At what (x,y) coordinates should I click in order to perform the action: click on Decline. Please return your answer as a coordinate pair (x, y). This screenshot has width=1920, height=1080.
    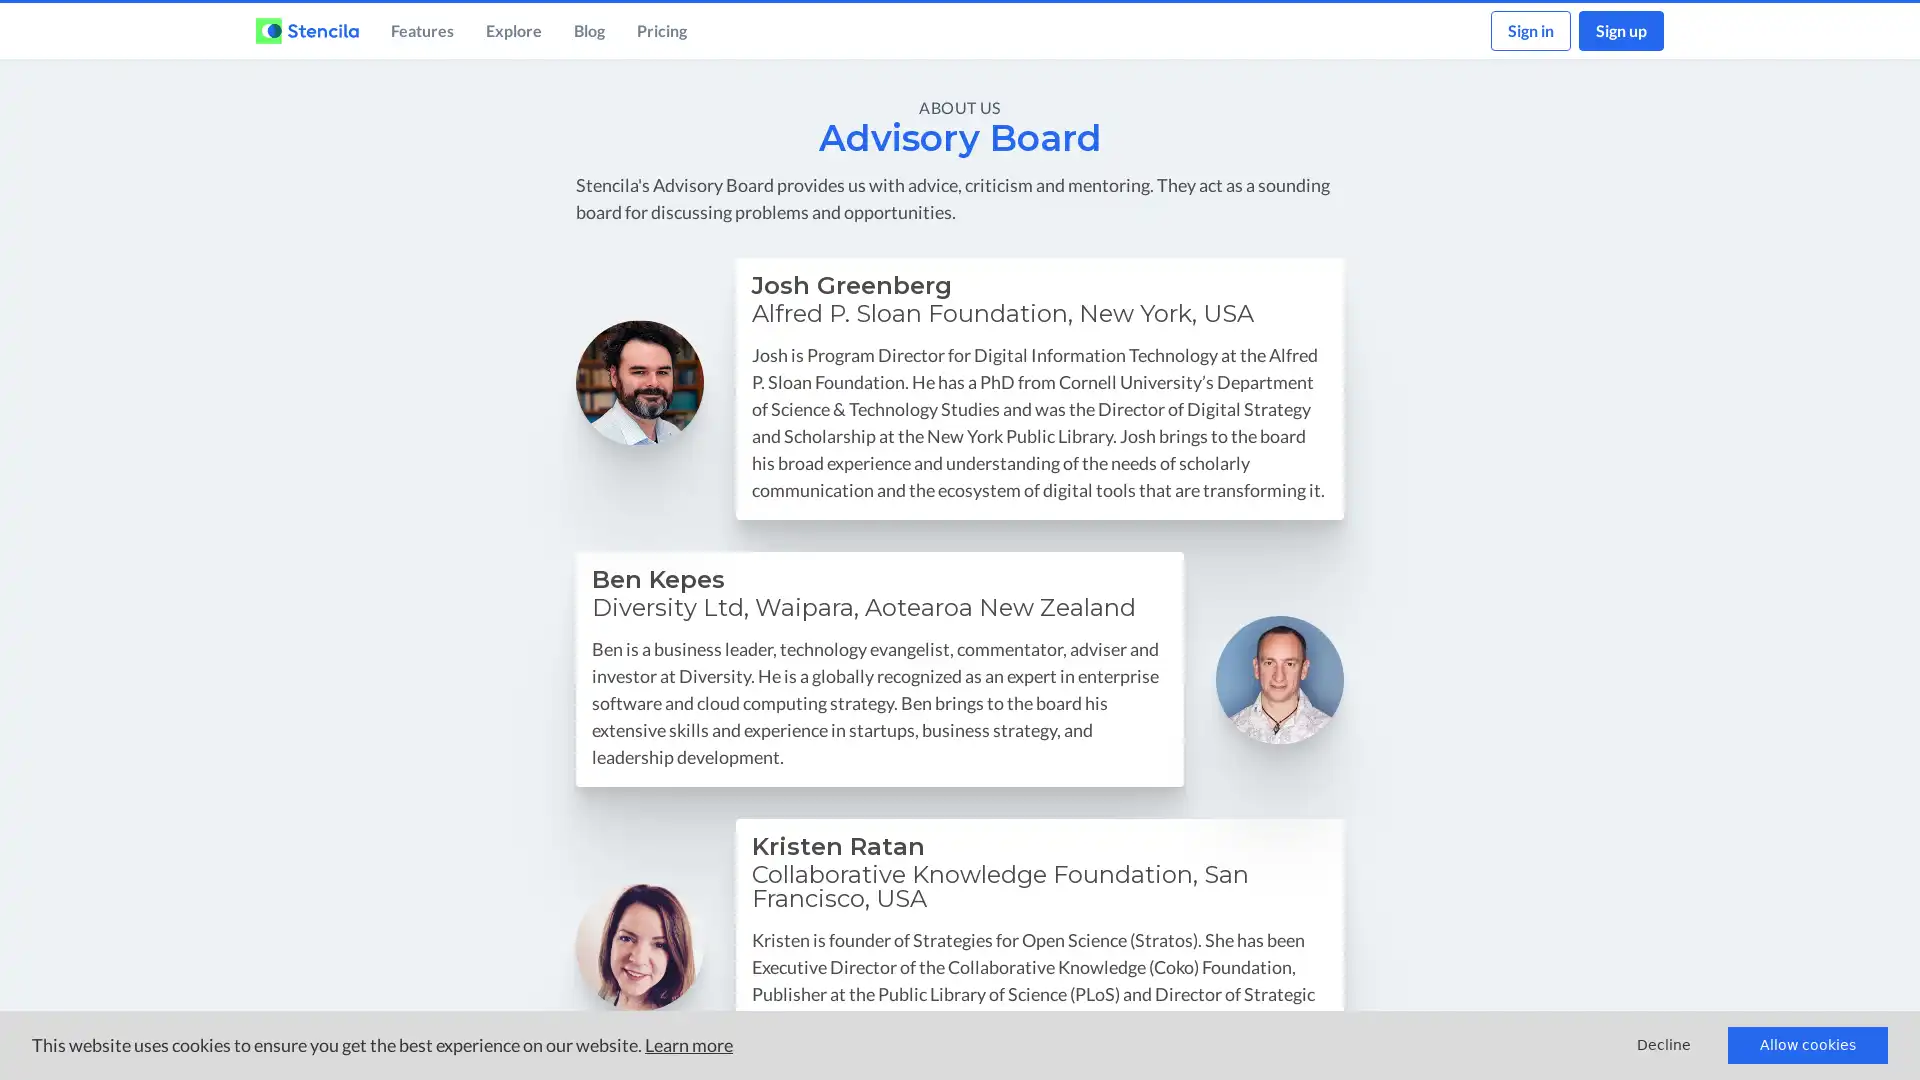
    Looking at the image, I should click on (1664, 1044).